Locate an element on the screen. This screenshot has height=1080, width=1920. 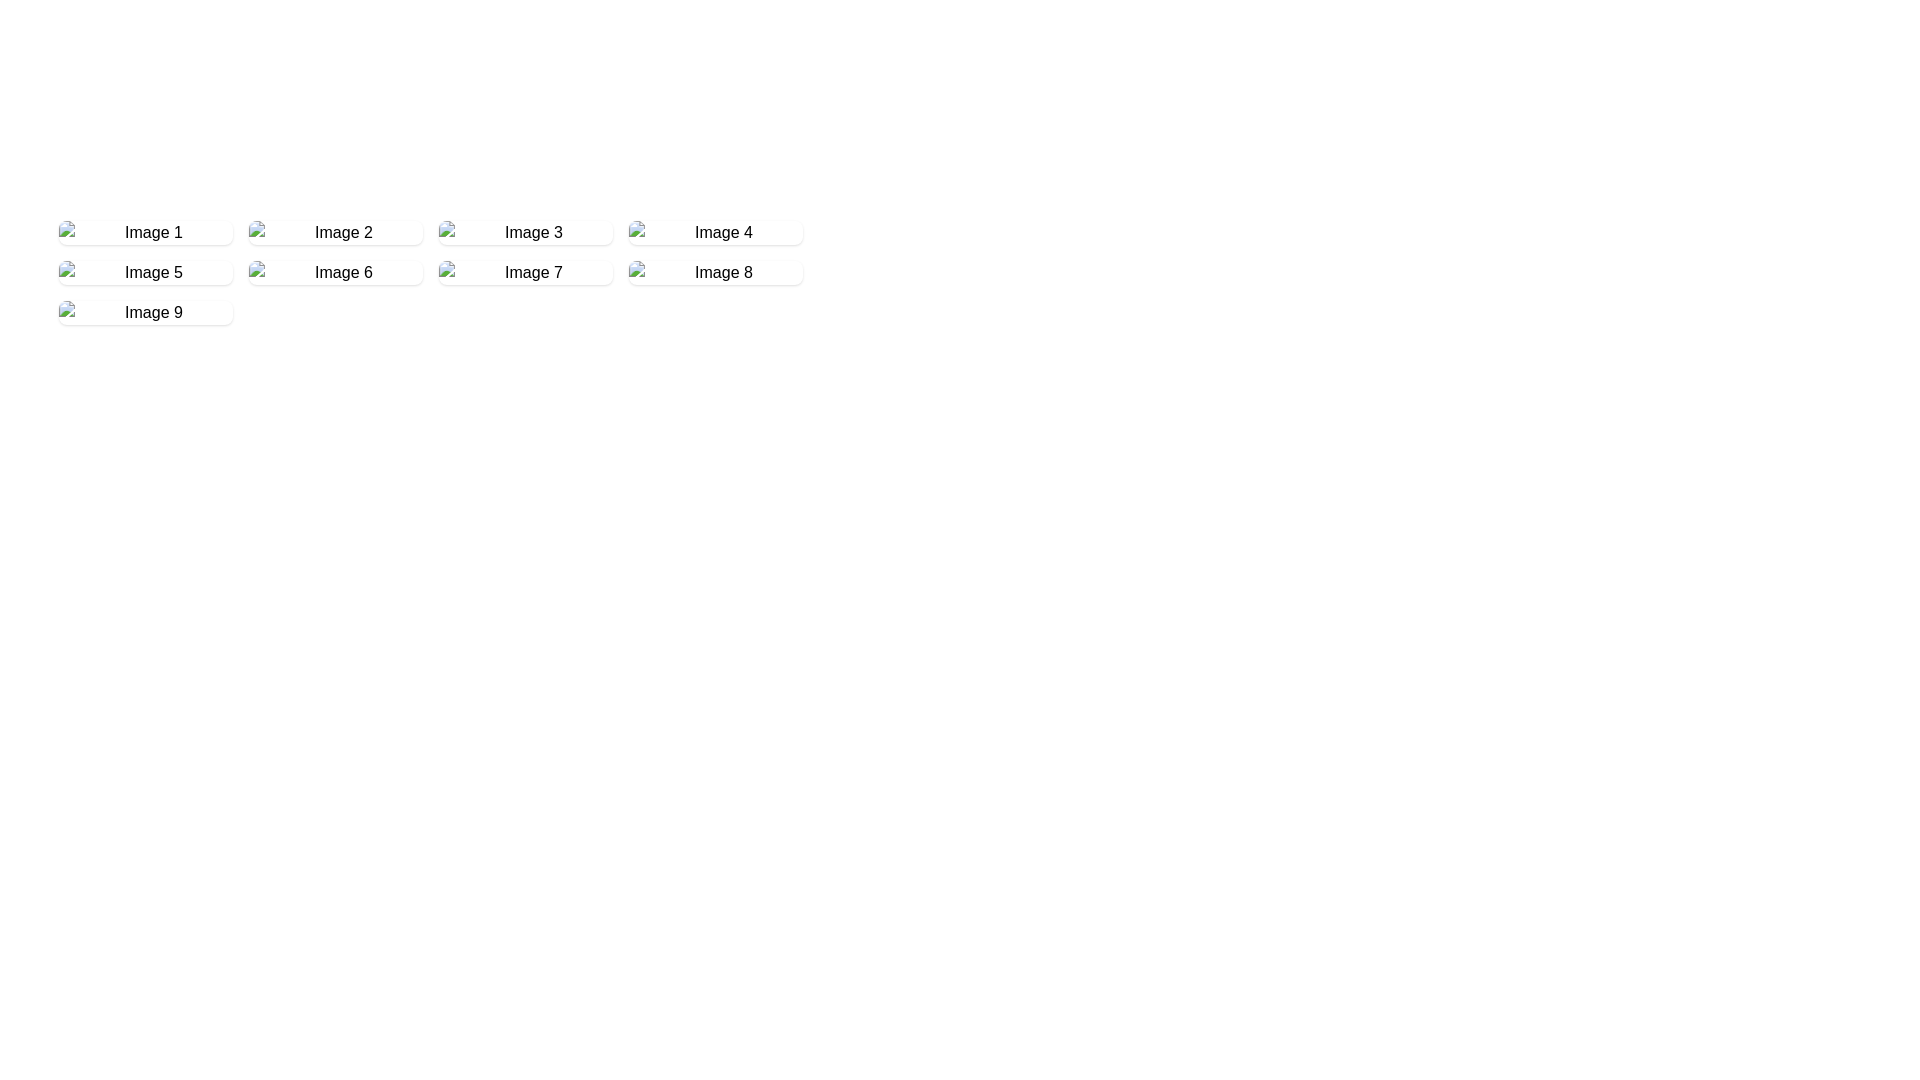
the 'Image 9' tile, which is a rectangular tile with an image placeholder and a label is located at coordinates (144, 312).